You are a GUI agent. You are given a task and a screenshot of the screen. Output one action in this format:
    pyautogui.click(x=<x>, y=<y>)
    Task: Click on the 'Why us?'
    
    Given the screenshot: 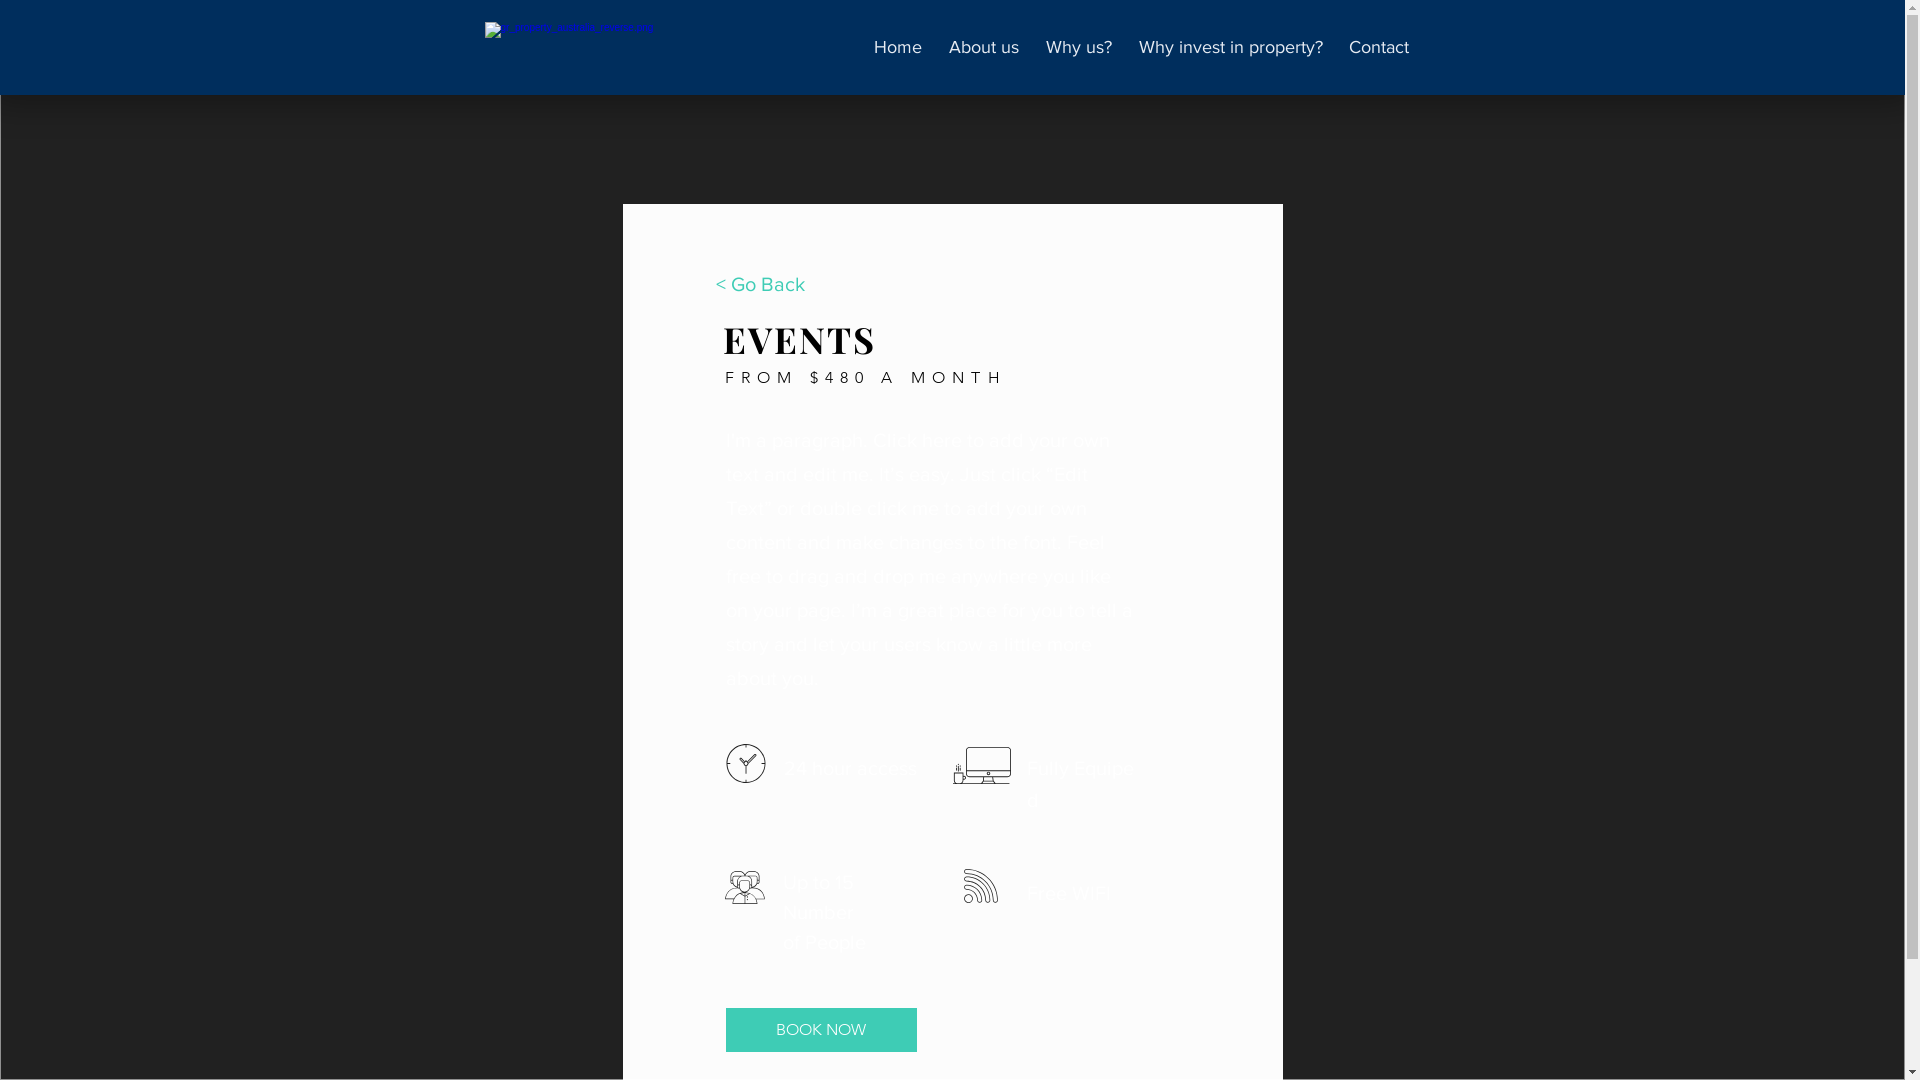 What is the action you would take?
    pyautogui.click(x=1027, y=46)
    